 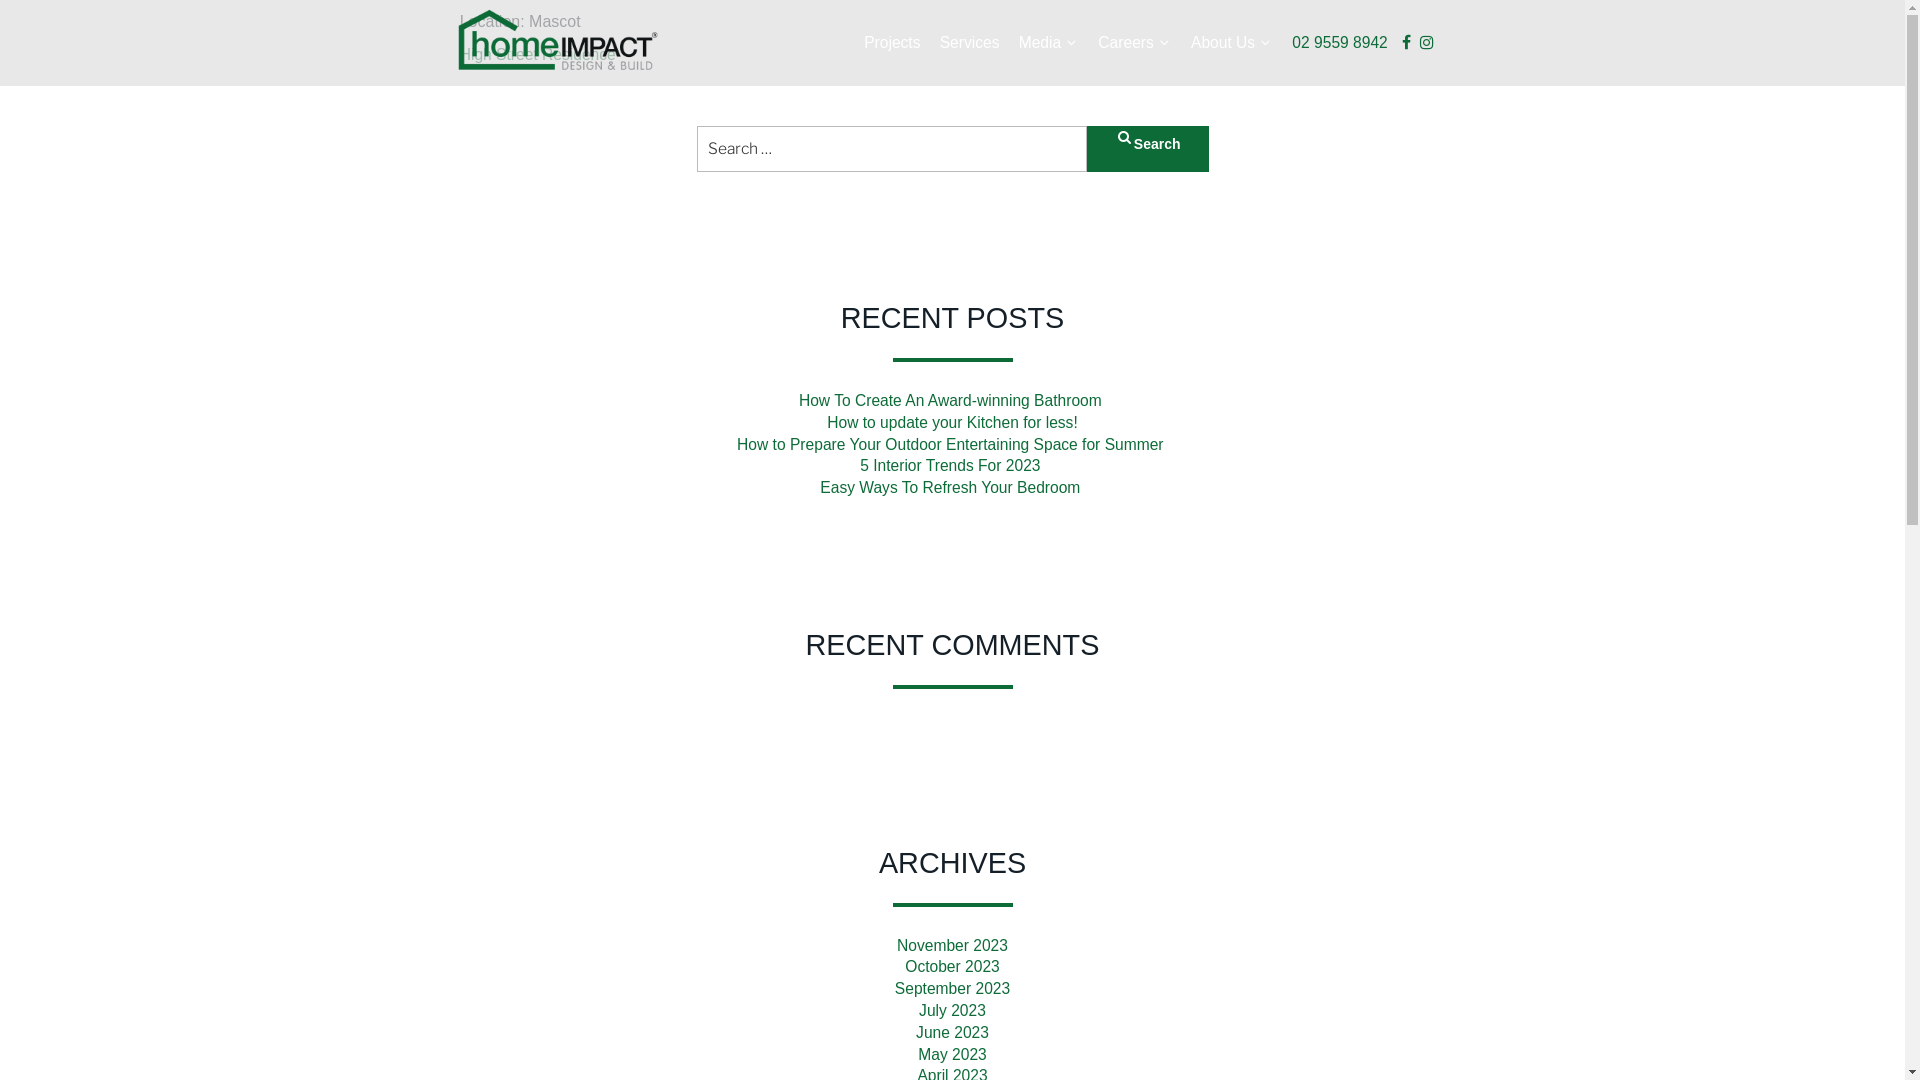 I want to click on 'How To Create An Award-winning Bathroom ', so click(x=951, y=400).